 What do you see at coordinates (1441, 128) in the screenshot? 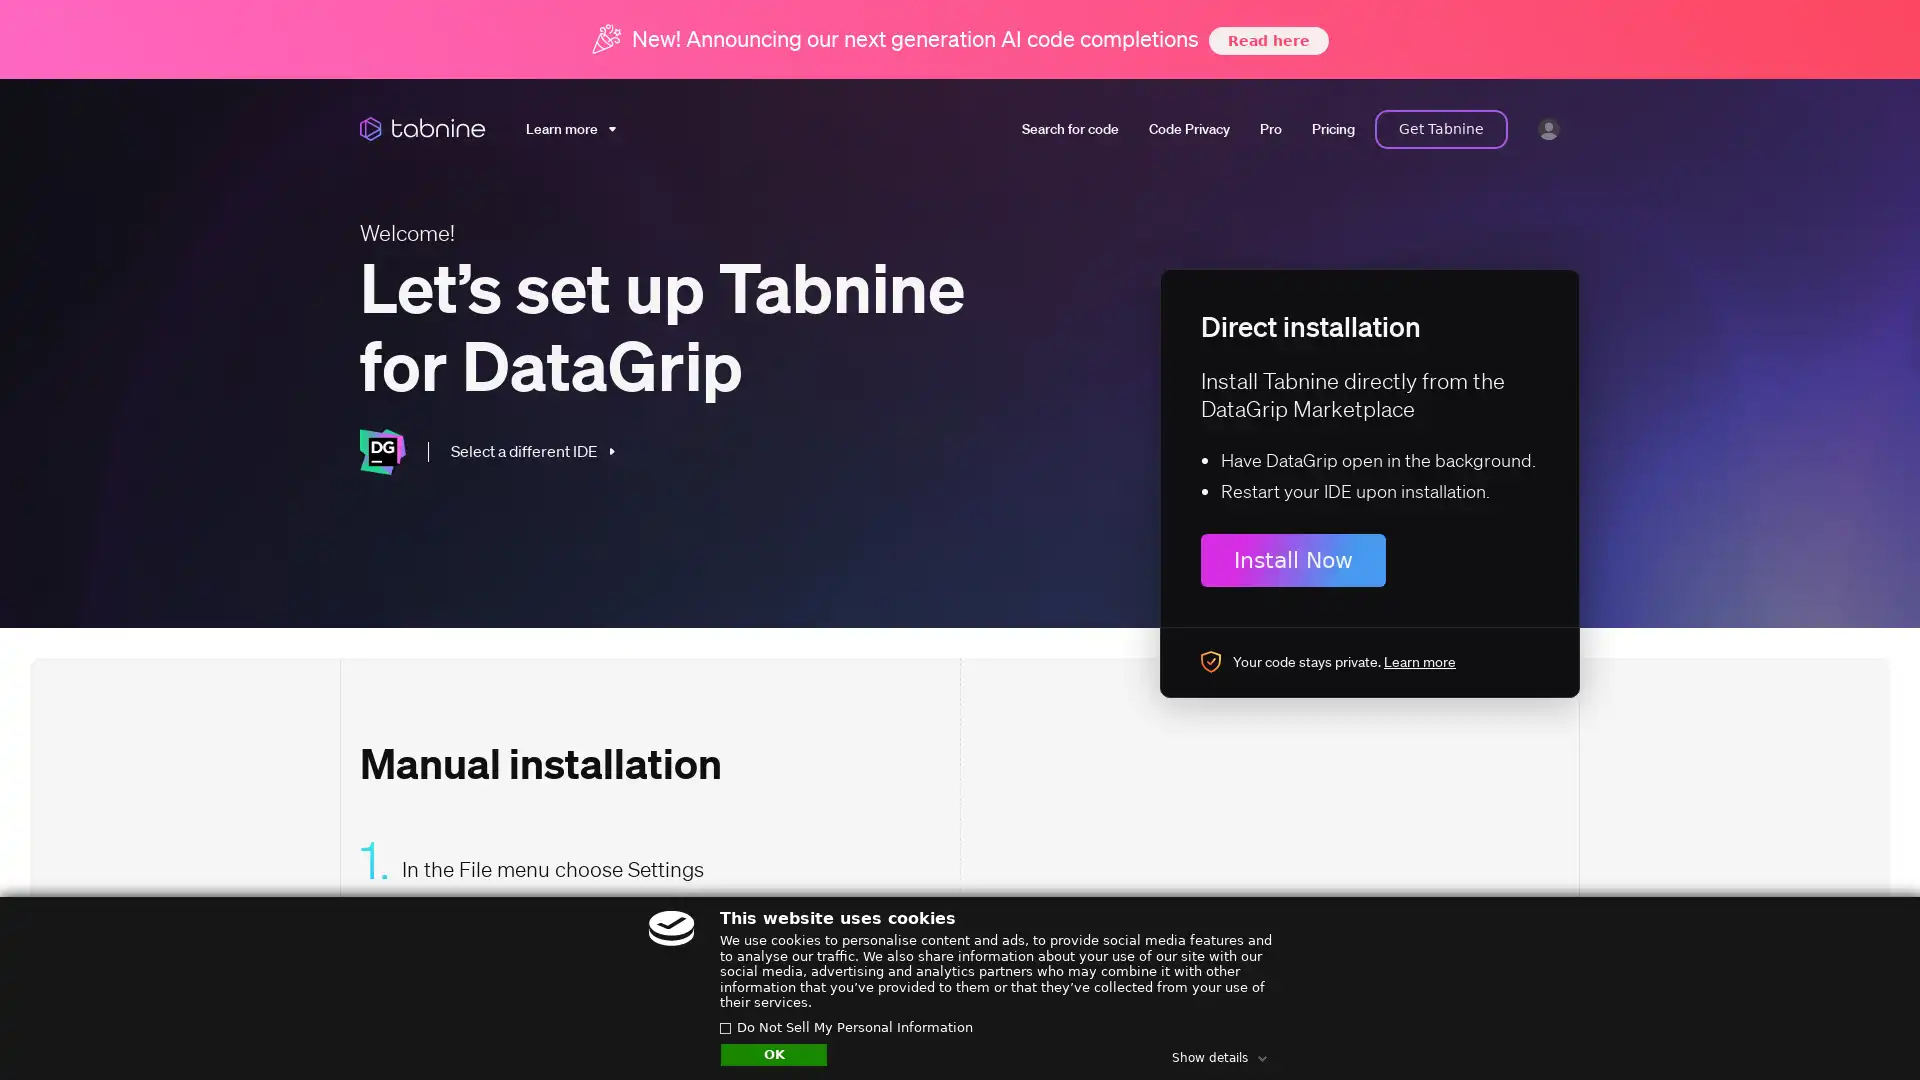
I see `Get Tabnine` at bounding box center [1441, 128].